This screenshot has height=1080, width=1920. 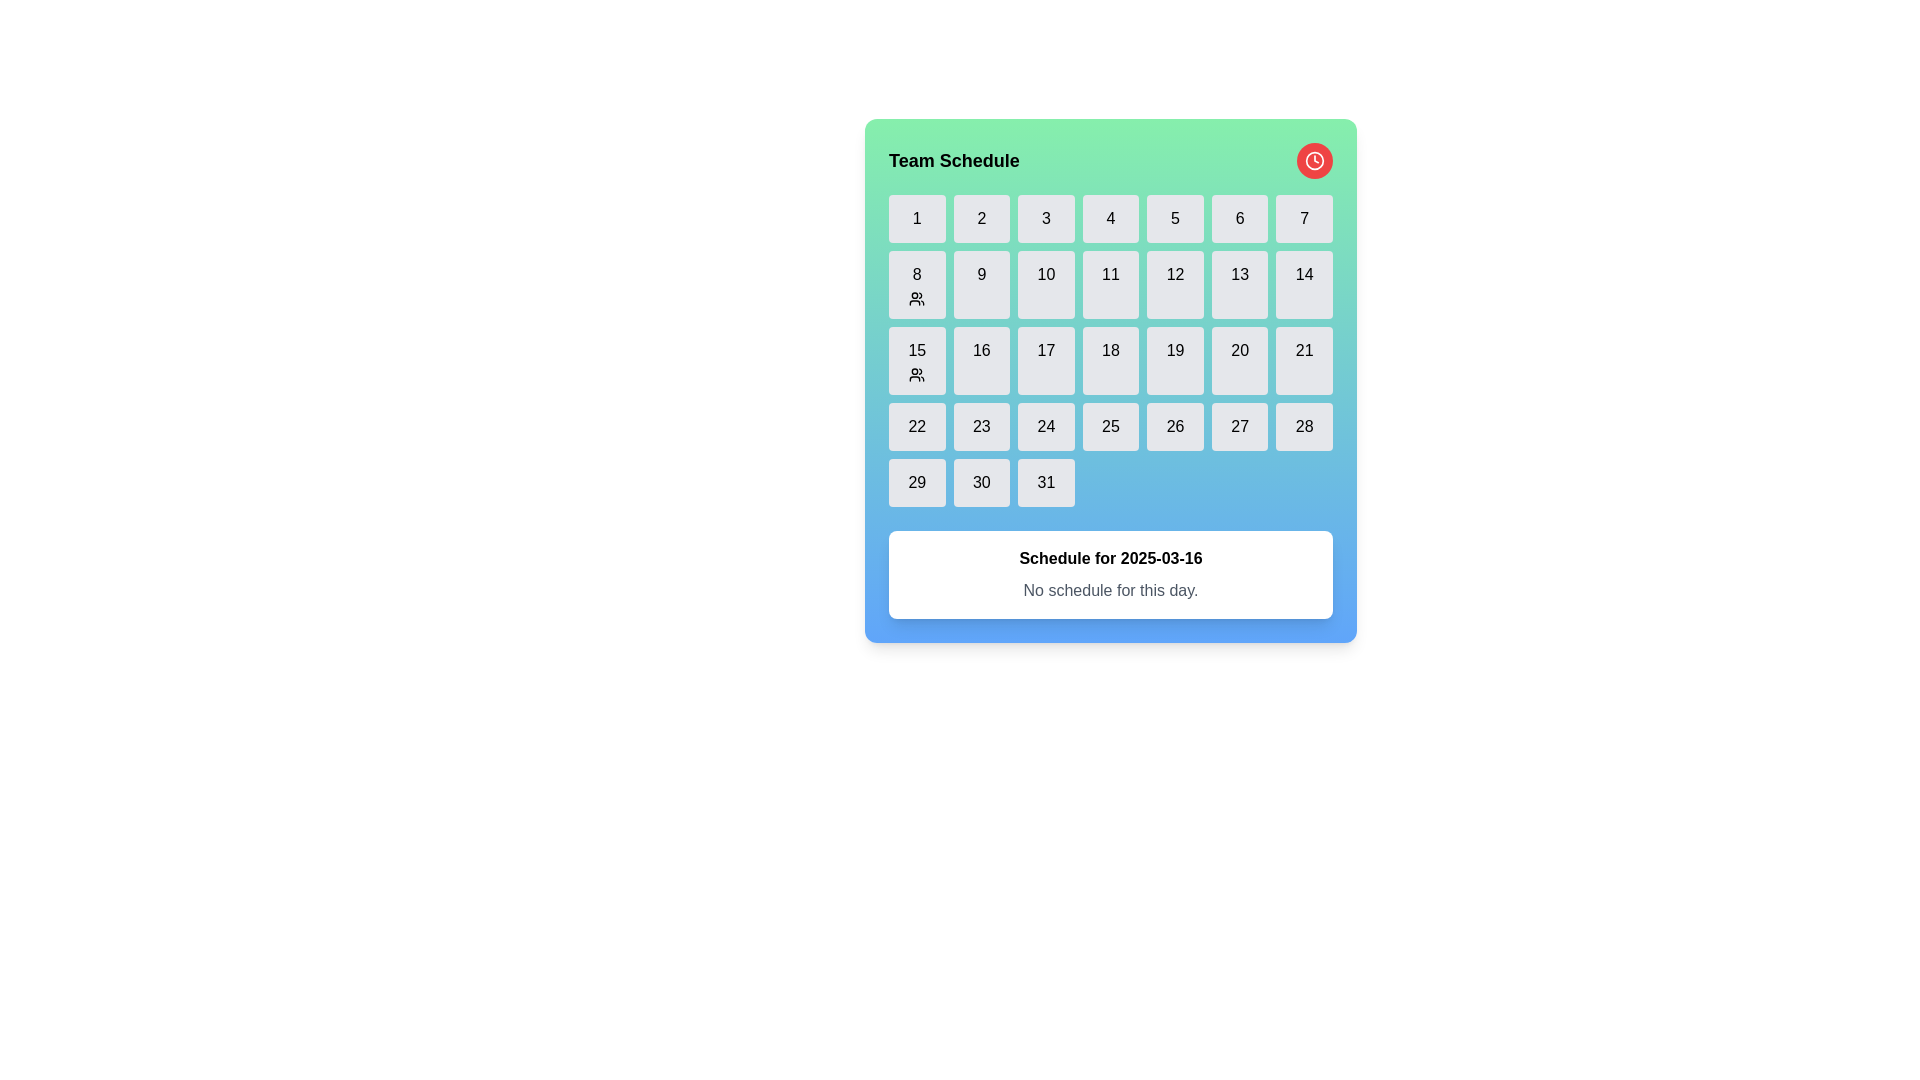 What do you see at coordinates (981, 350) in the screenshot?
I see `the date label indicating the day of the week in the calendar interface located in the third row and second column, which is positioned between the cells containing '15' and '17'` at bounding box center [981, 350].